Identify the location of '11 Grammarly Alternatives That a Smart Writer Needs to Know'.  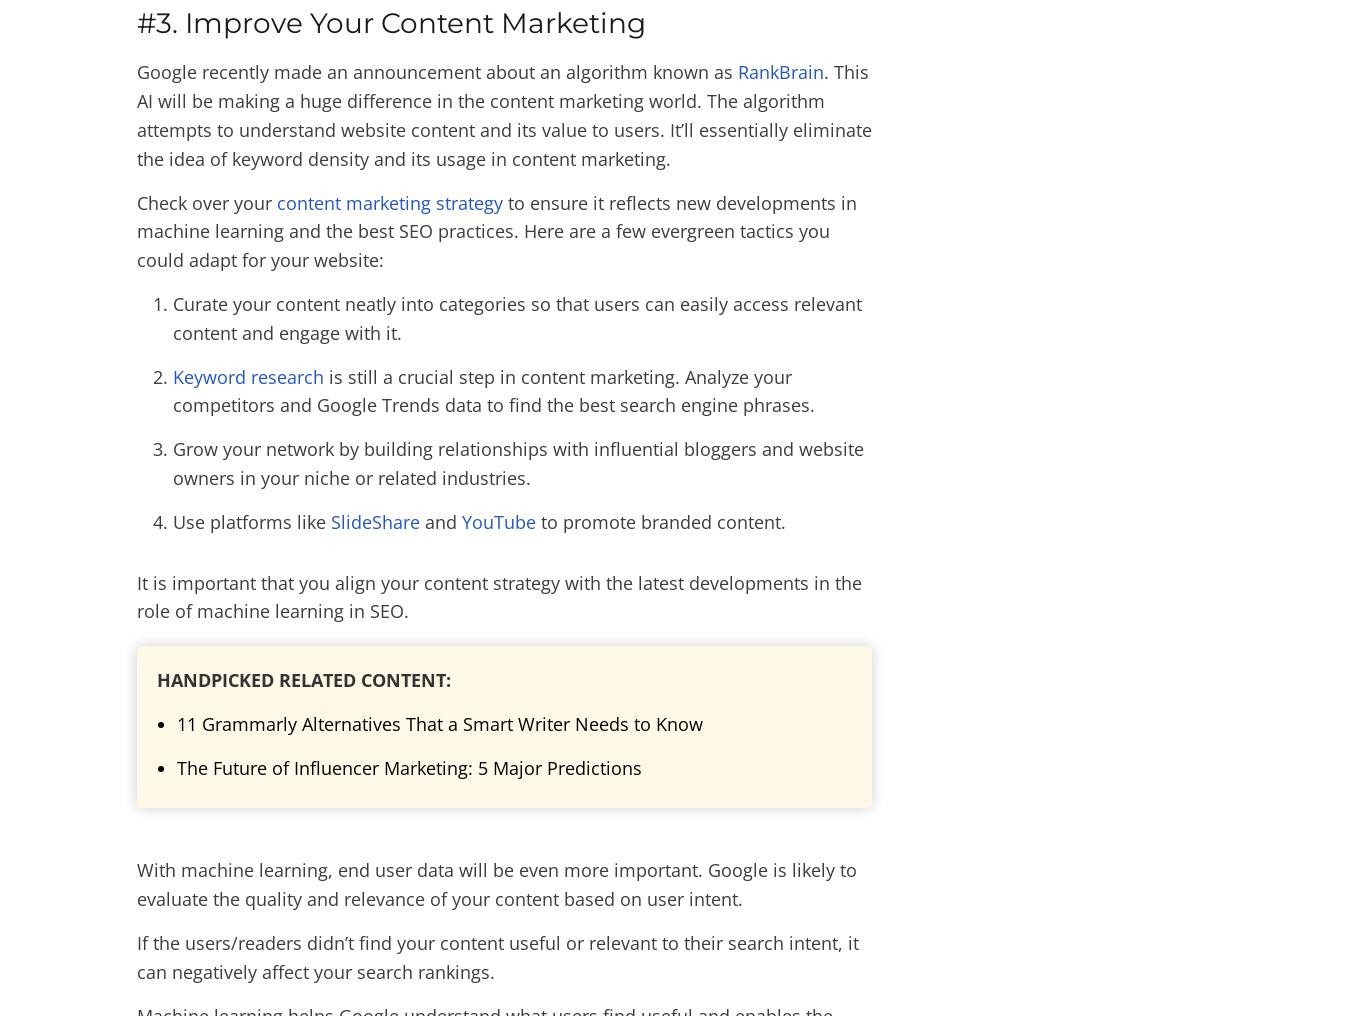
(438, 722).